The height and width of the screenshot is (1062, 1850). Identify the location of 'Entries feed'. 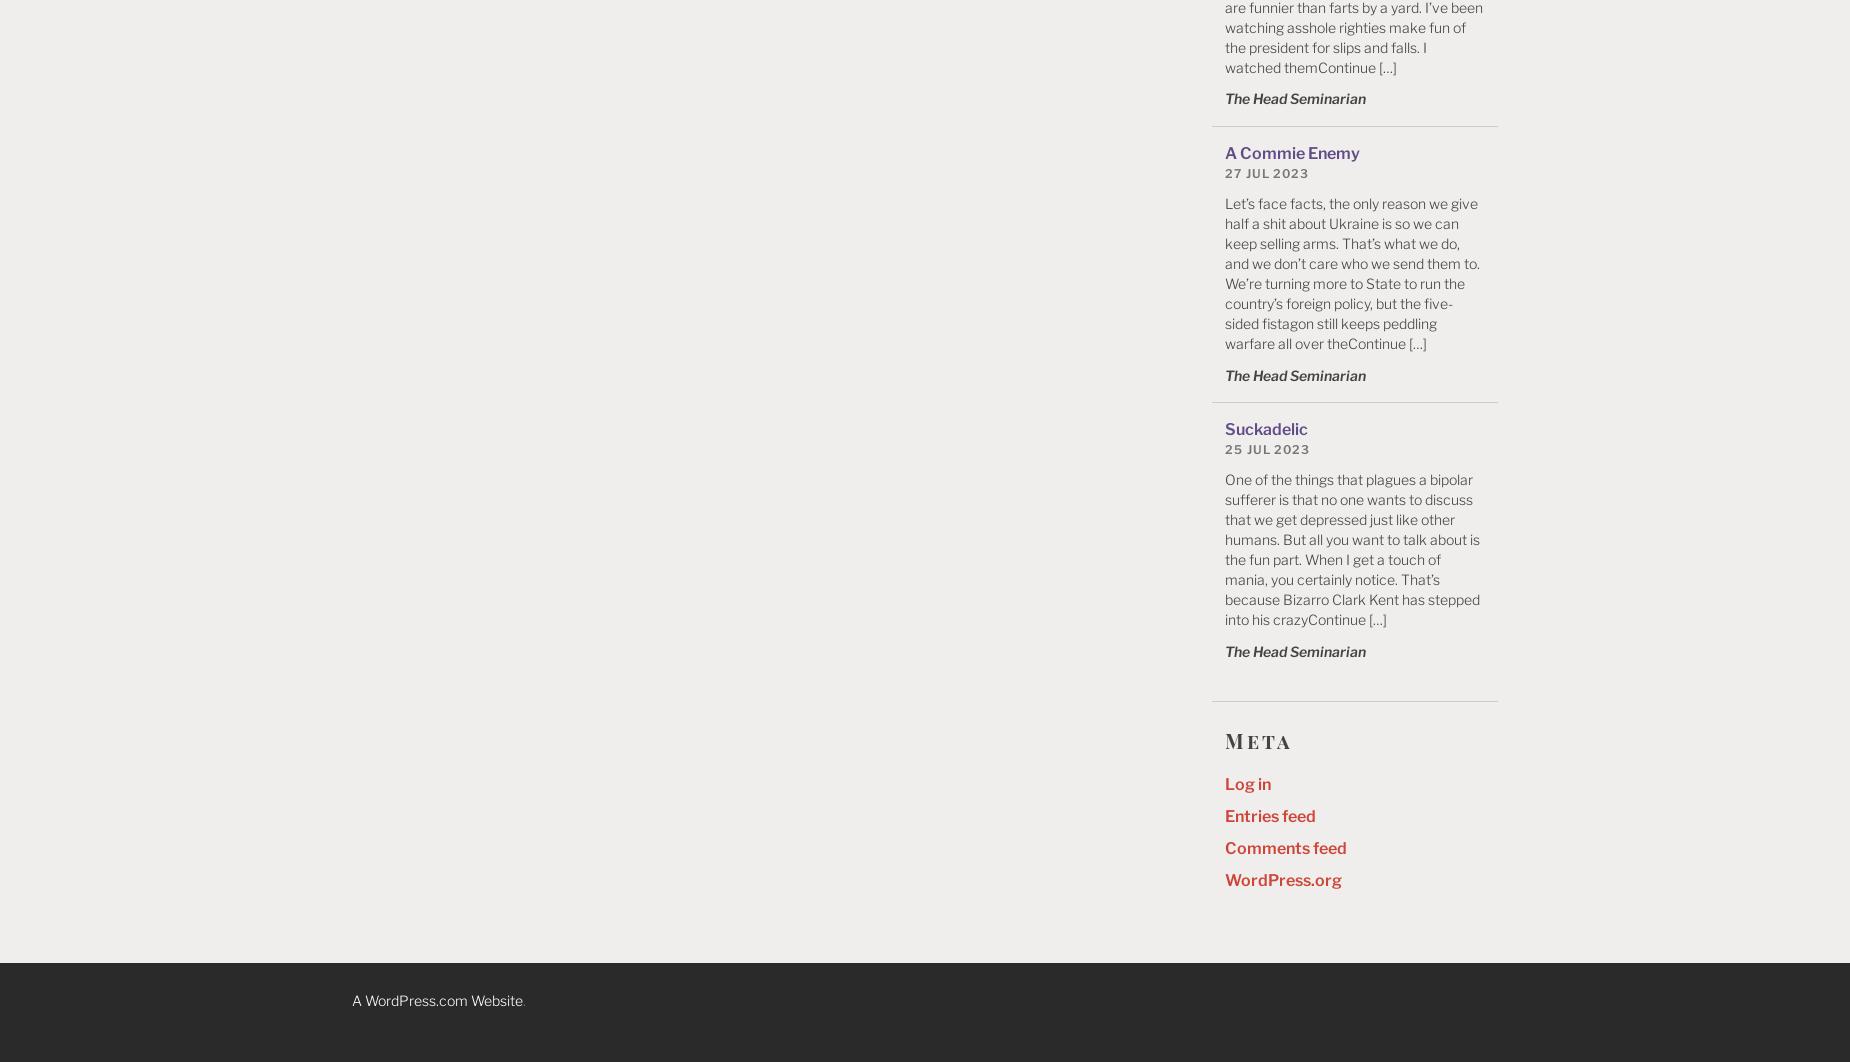
(1269, 815).